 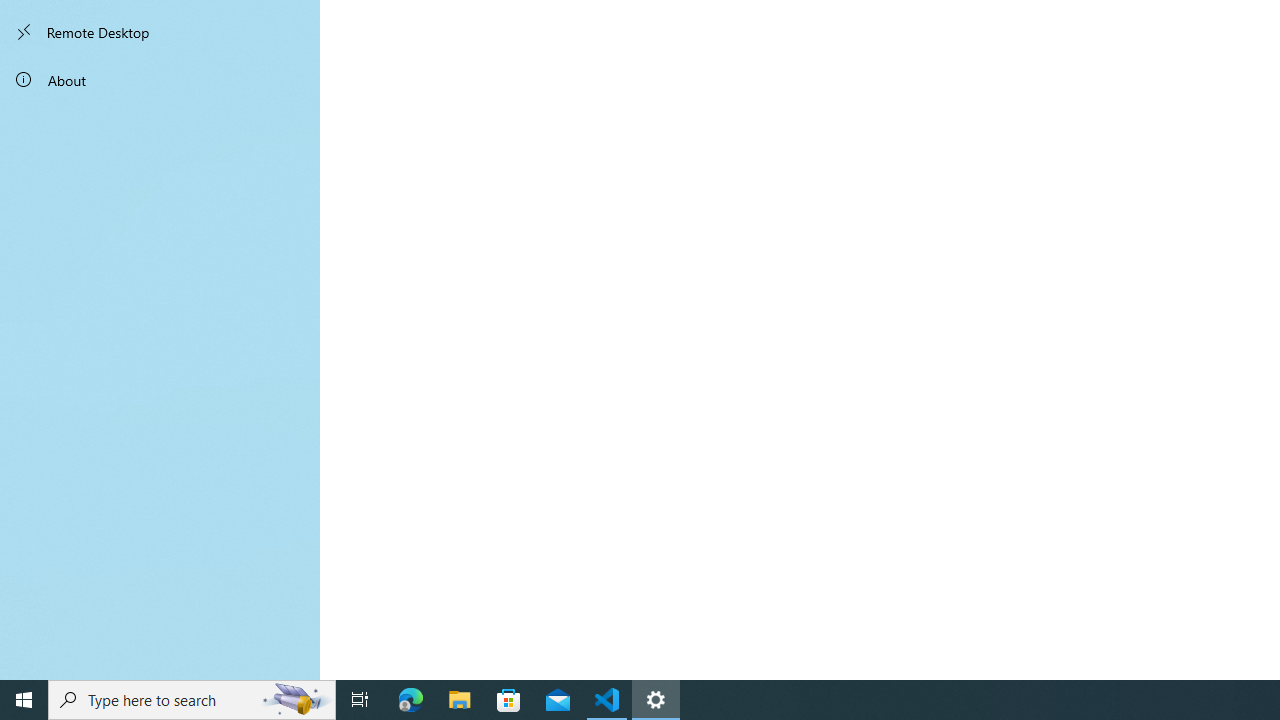 I want to click on 'Microsoft Edge', so click(x=410, y=698).